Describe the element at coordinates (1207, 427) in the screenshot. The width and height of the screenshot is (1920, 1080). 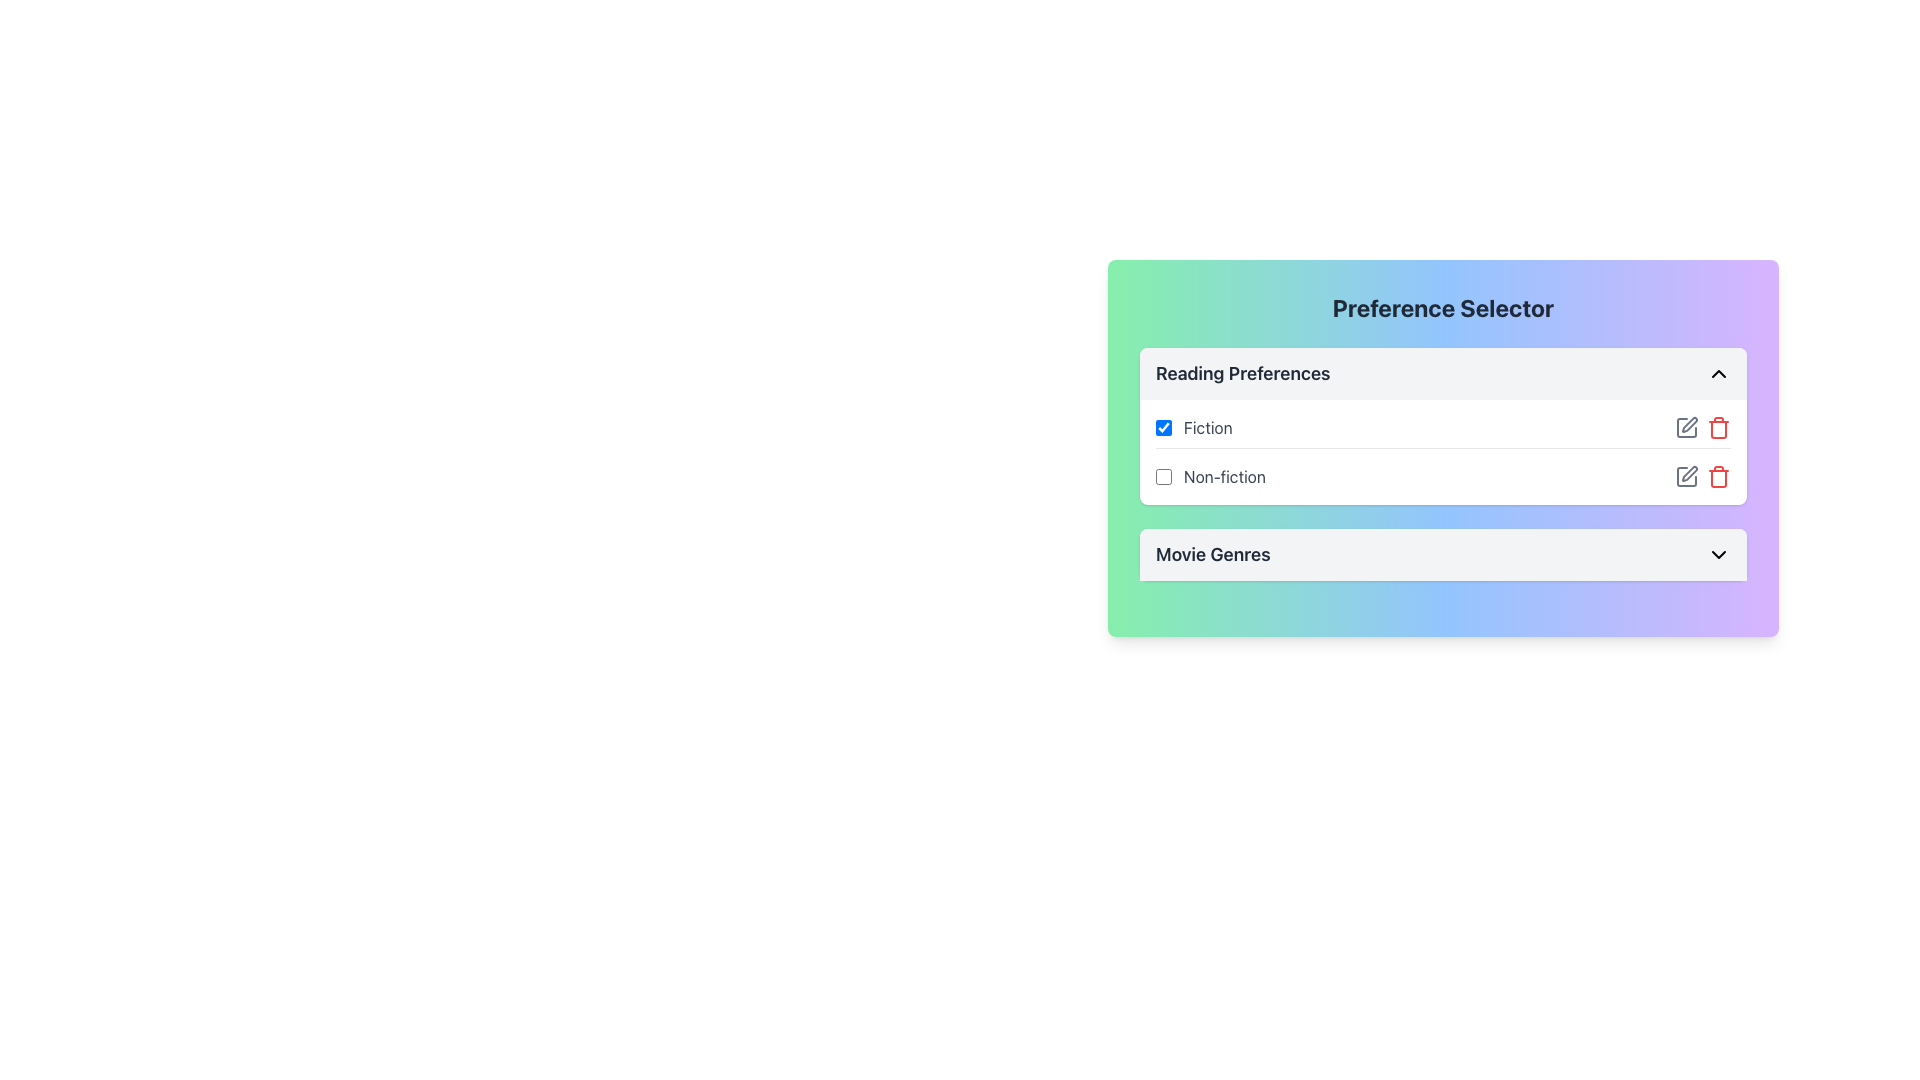
I see `the text label displaying 'Fiction' in gray color, located to the right of a blue checkbox within the 'Reading Preferences' section` at that location.